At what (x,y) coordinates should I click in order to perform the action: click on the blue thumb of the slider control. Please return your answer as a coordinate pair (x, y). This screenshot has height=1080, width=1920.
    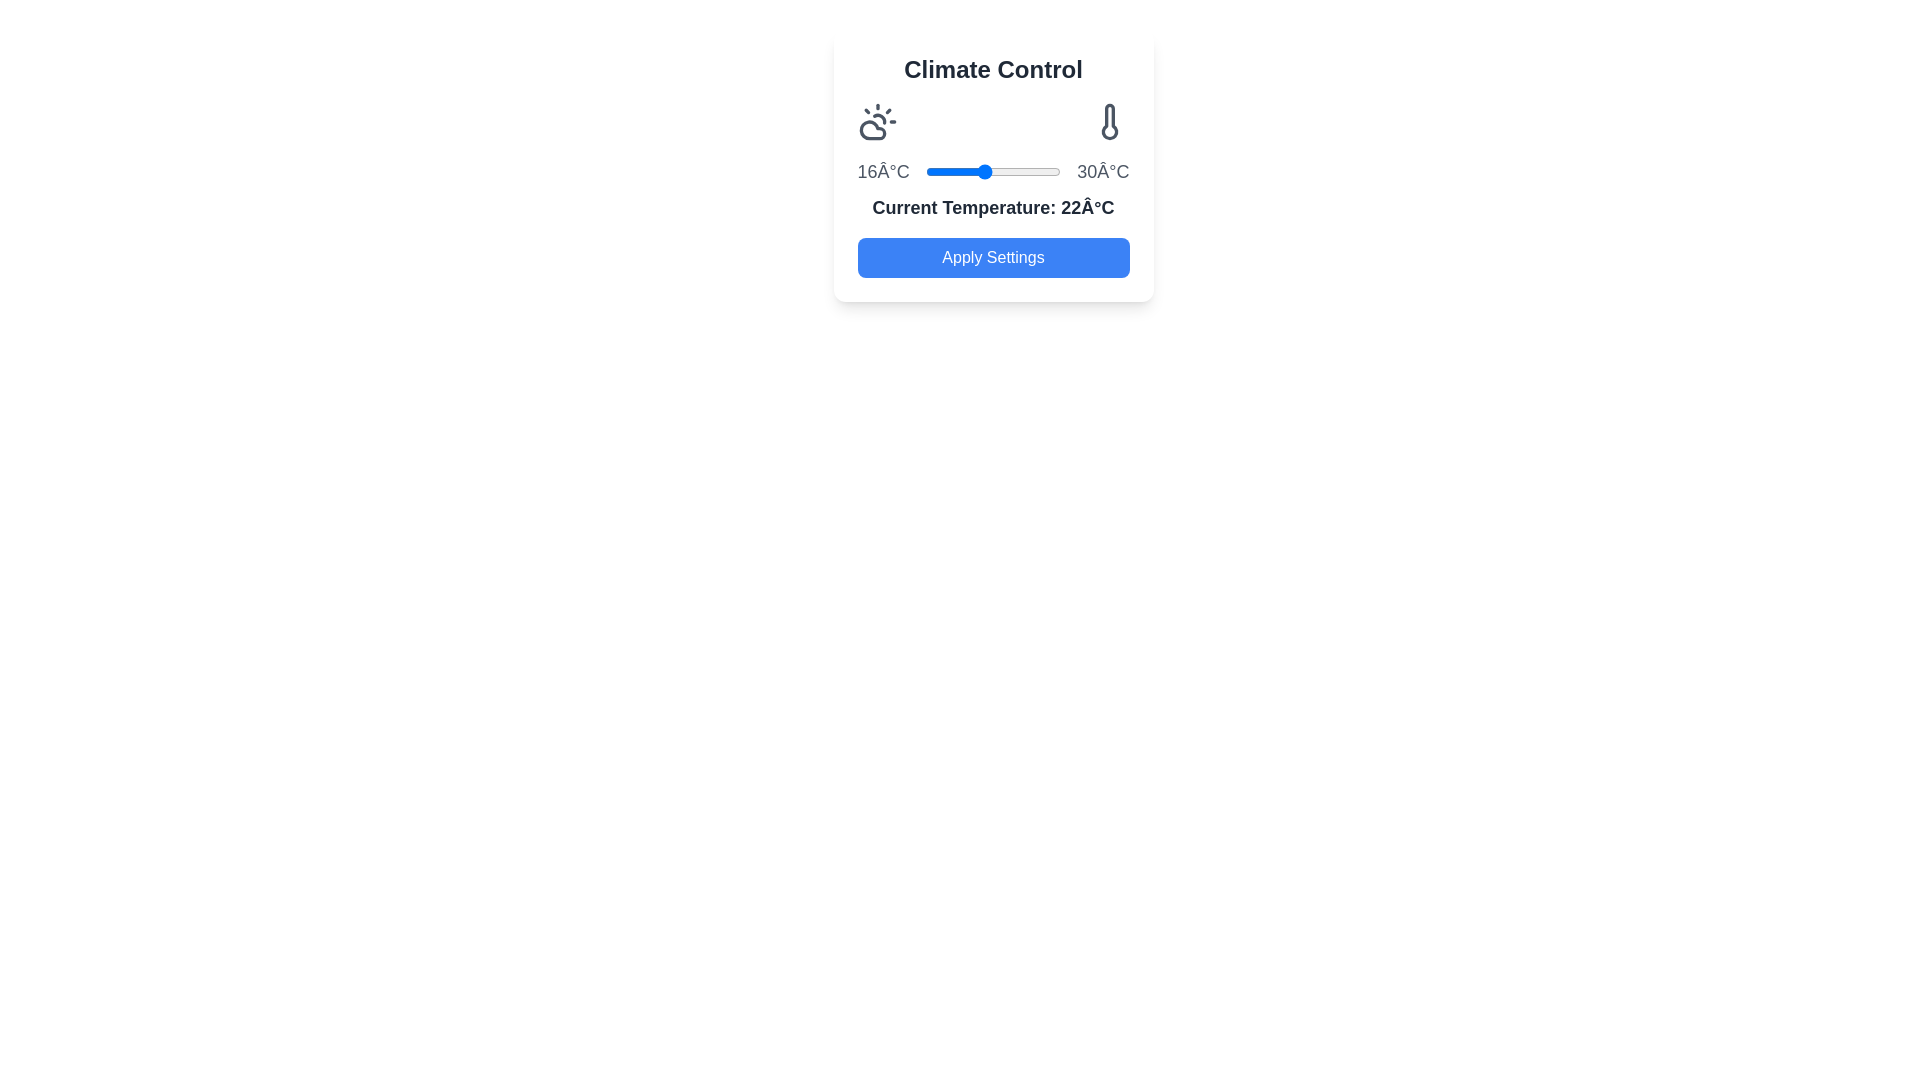
    Looking at the image, I should click on (993, 171).